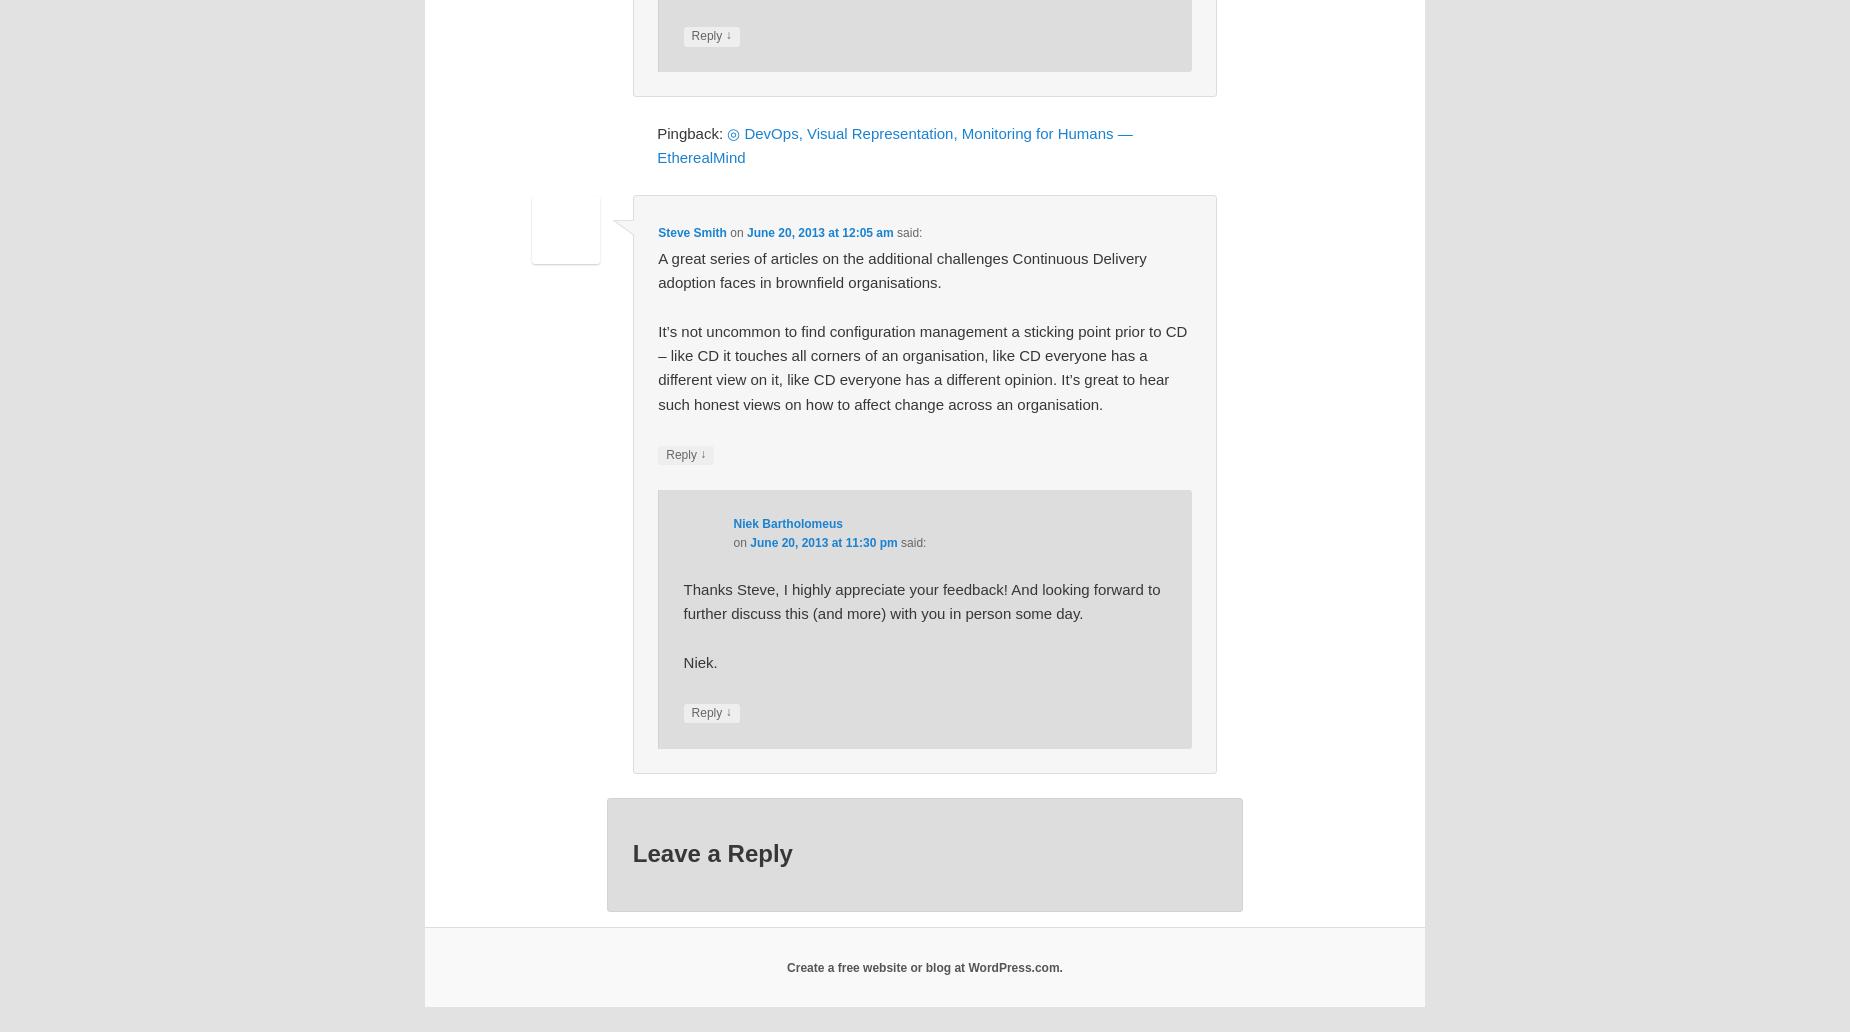 This screenshot has width=1850, height=1032. What do you see at coordinates (692, 232) in the screenshot?
I see `'Steve Smith'` at bounding box center [692, 232].